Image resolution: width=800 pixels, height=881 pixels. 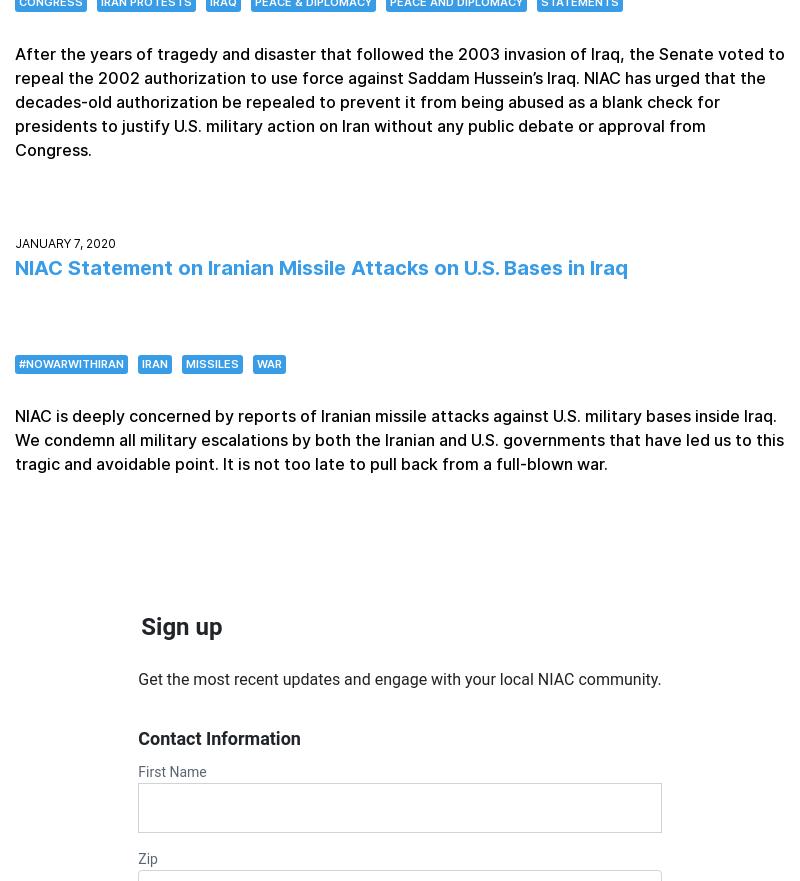 What do you see at coordinates (212, 361) in the screenshot?
I see `'missiles'` at bounding box center [212, 361].